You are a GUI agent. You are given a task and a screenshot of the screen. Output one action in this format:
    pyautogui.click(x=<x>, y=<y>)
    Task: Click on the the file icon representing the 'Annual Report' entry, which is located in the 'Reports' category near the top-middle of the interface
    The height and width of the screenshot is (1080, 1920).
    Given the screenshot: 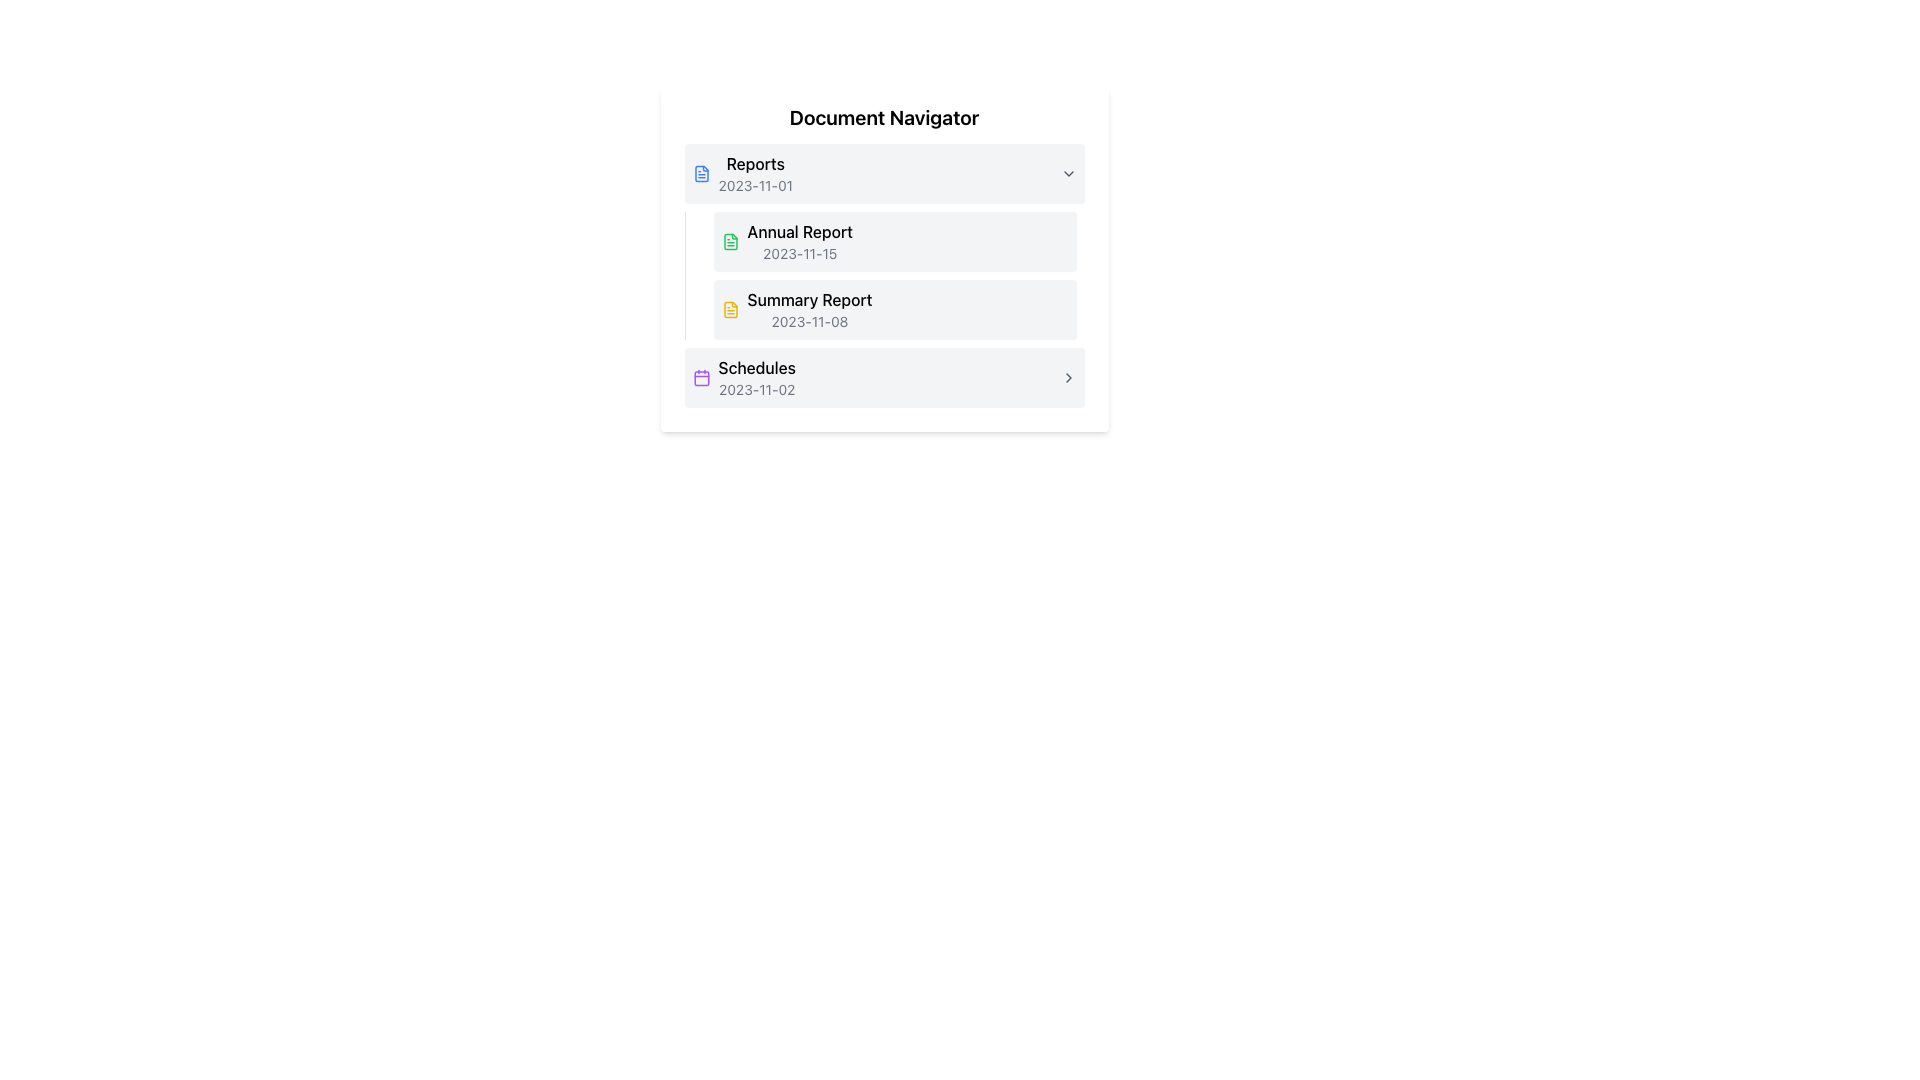 What is the action you would take?
    pyautogui.click(x=729, y=241)
    